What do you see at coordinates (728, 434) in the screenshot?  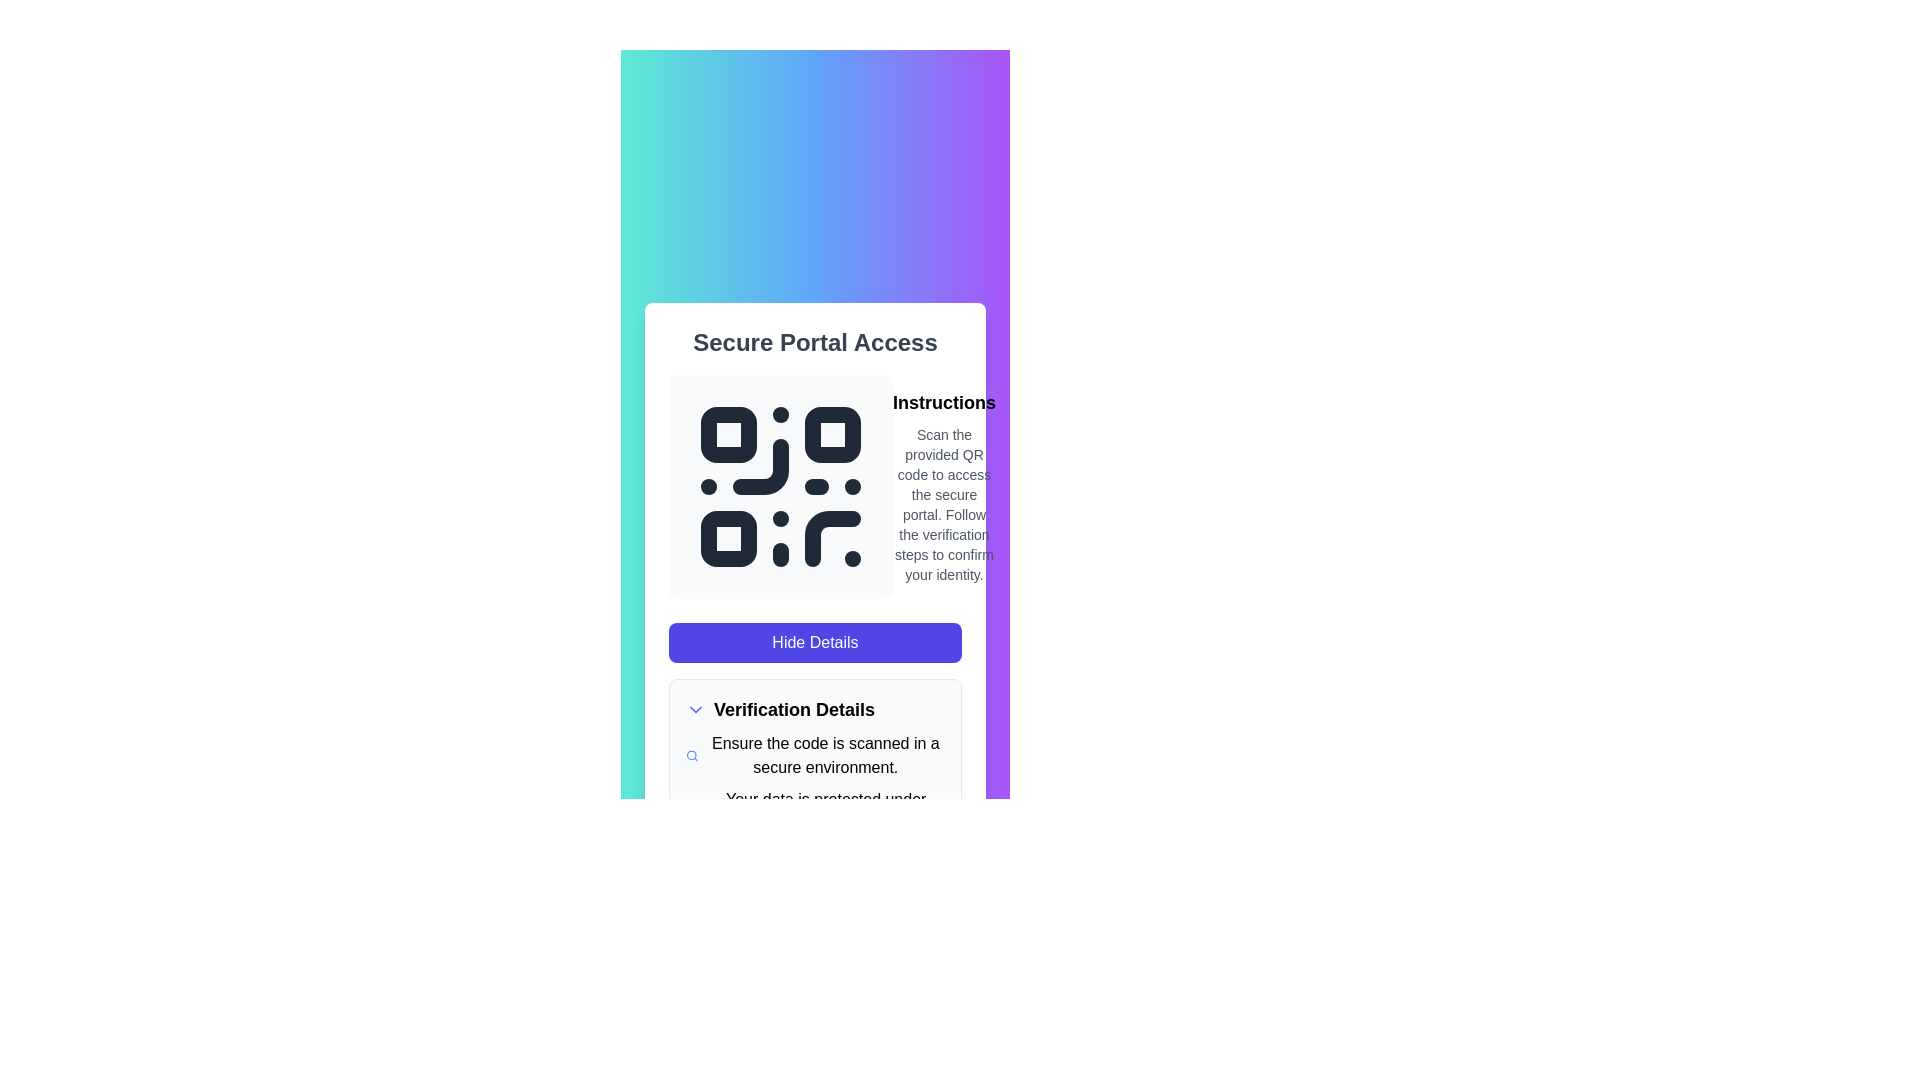 I see `the first small block in the top-left corner of the QR code block within the 'Secure Portal Access' module` at bounding box center [728, 434].